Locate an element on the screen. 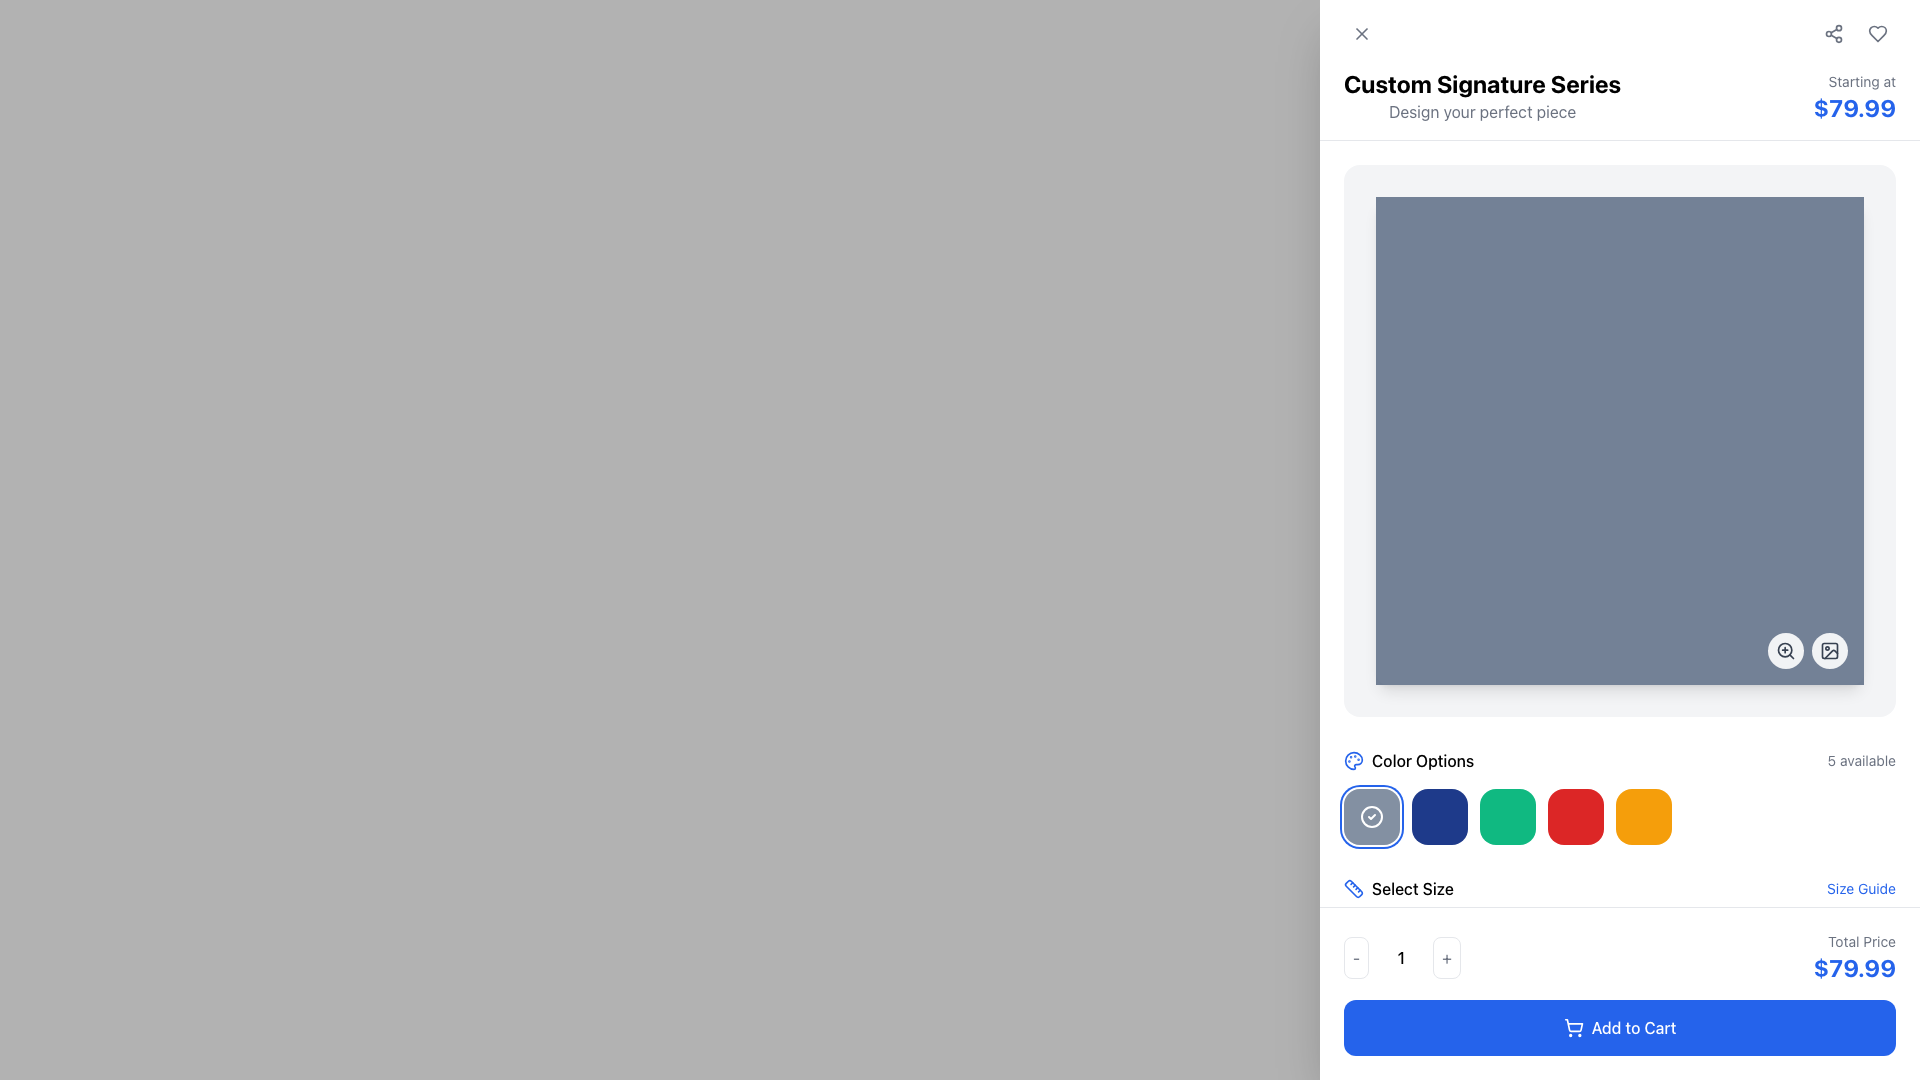 The height and width of the screenshot is (1080, 1920). the square media display area with rounded corners, which has a white background and is positioned prominently in the right-hand panel of the layout is located at coordinates (1620, 439).